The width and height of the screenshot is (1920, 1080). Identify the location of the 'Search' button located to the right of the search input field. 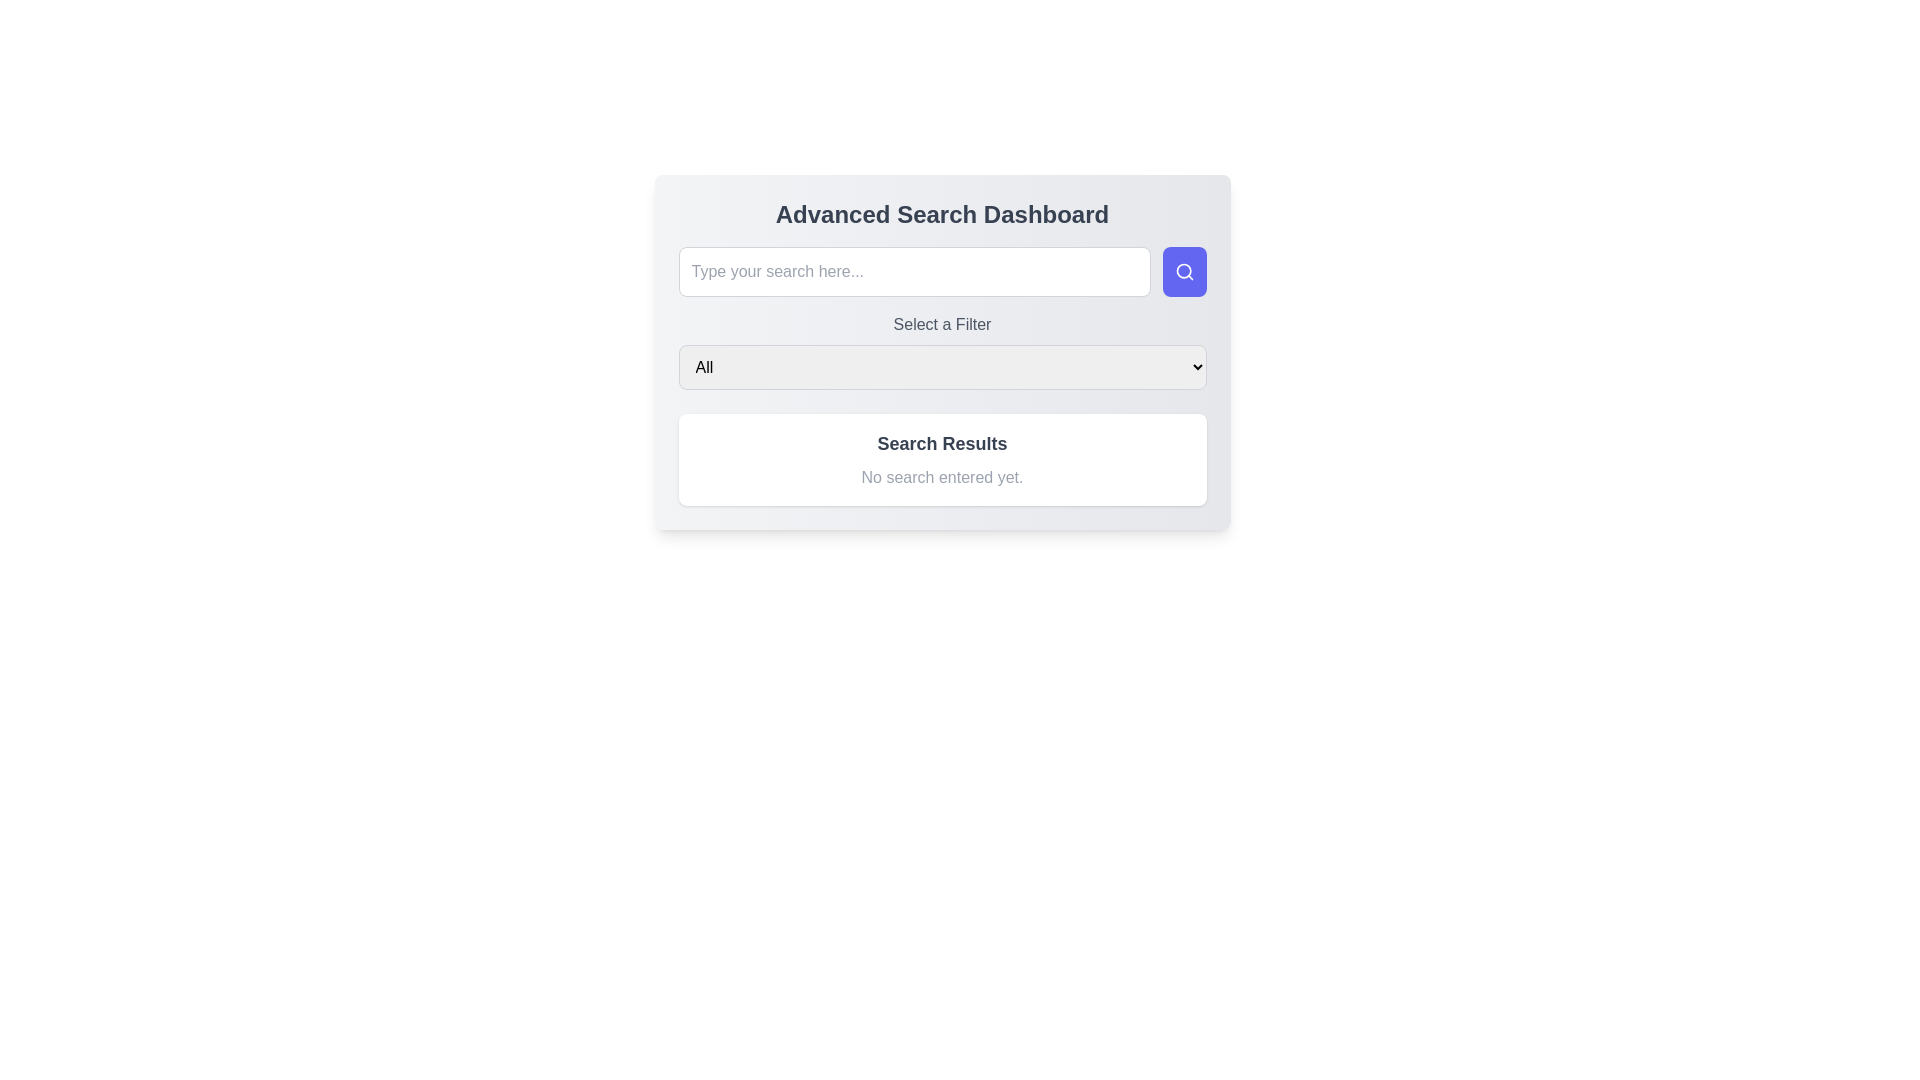
(1184, 272).